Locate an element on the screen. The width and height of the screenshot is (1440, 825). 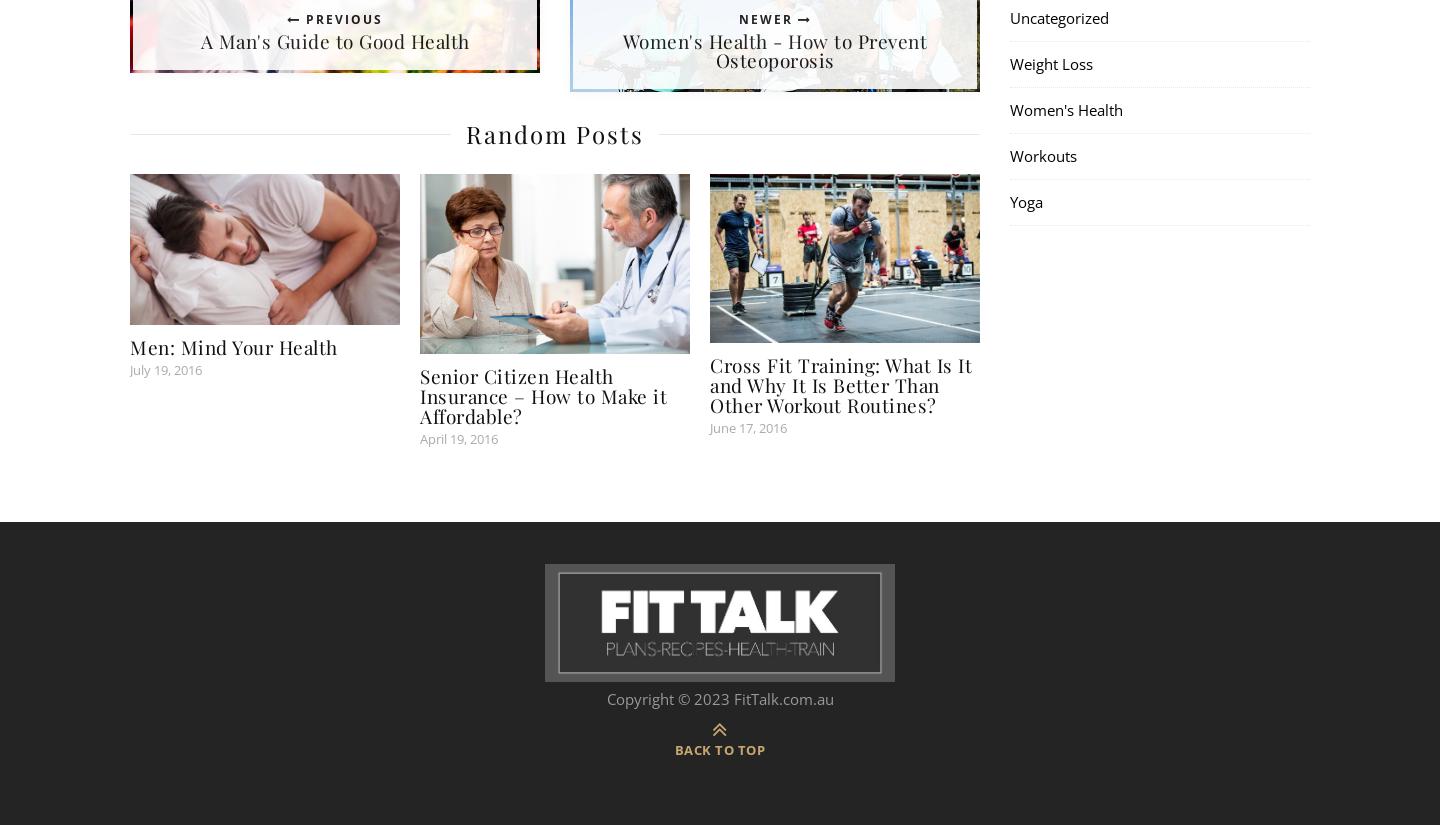
'Workouts' is located at coordinates (1043, 155).